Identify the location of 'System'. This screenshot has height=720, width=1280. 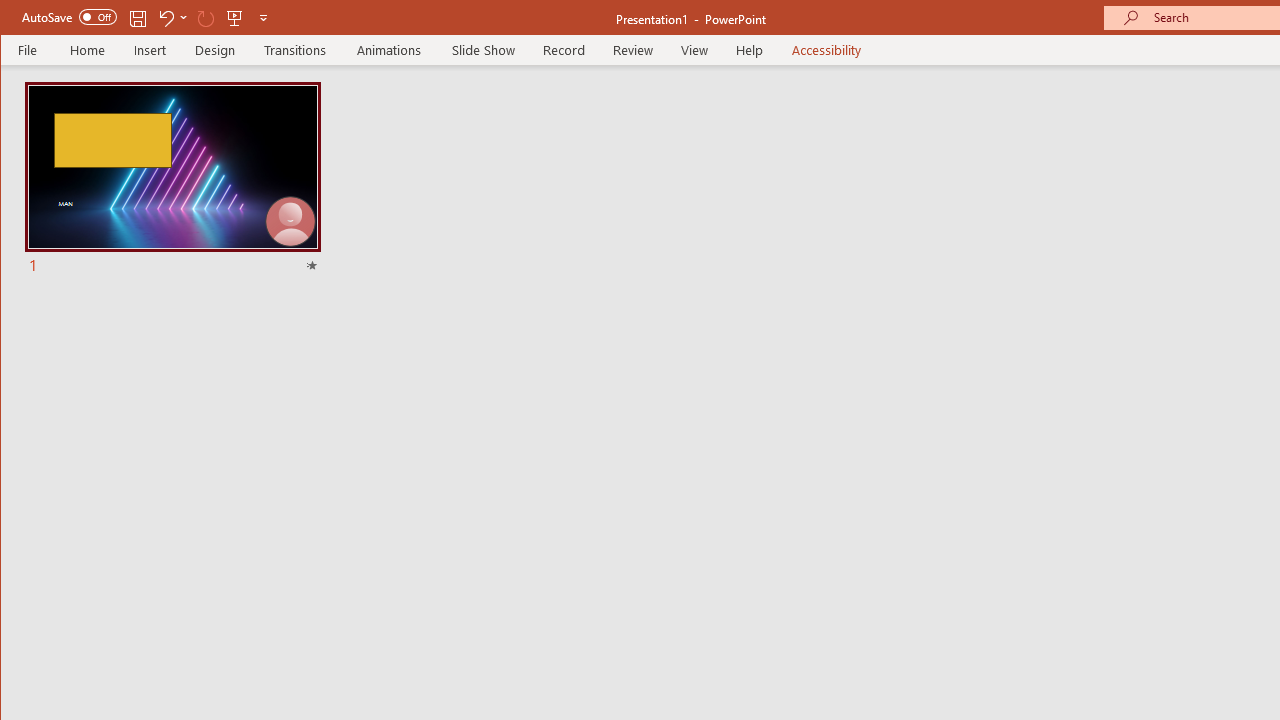
(18, 19).